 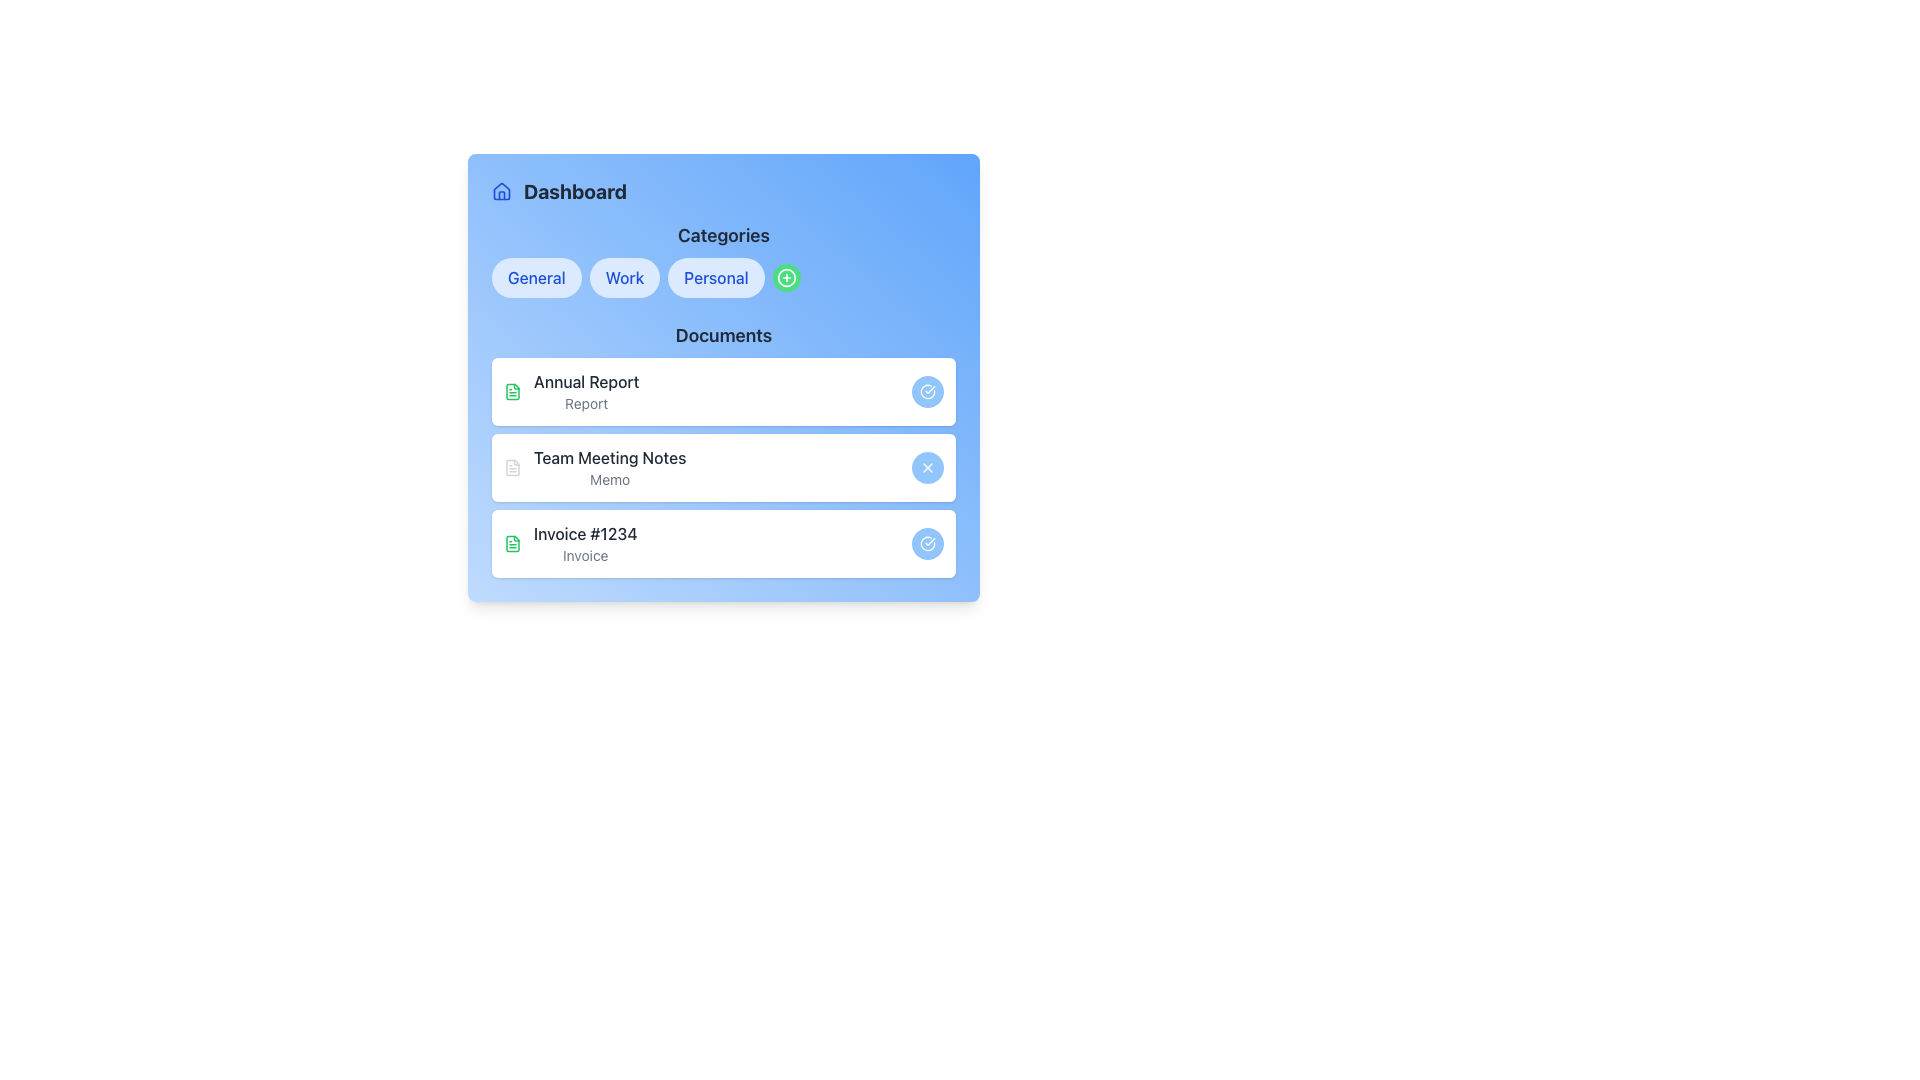 What do you see at coordinates (785, 277) in the screenshot?
I see `the green button in the 'Categories' section` at bounding box center [785, 277].